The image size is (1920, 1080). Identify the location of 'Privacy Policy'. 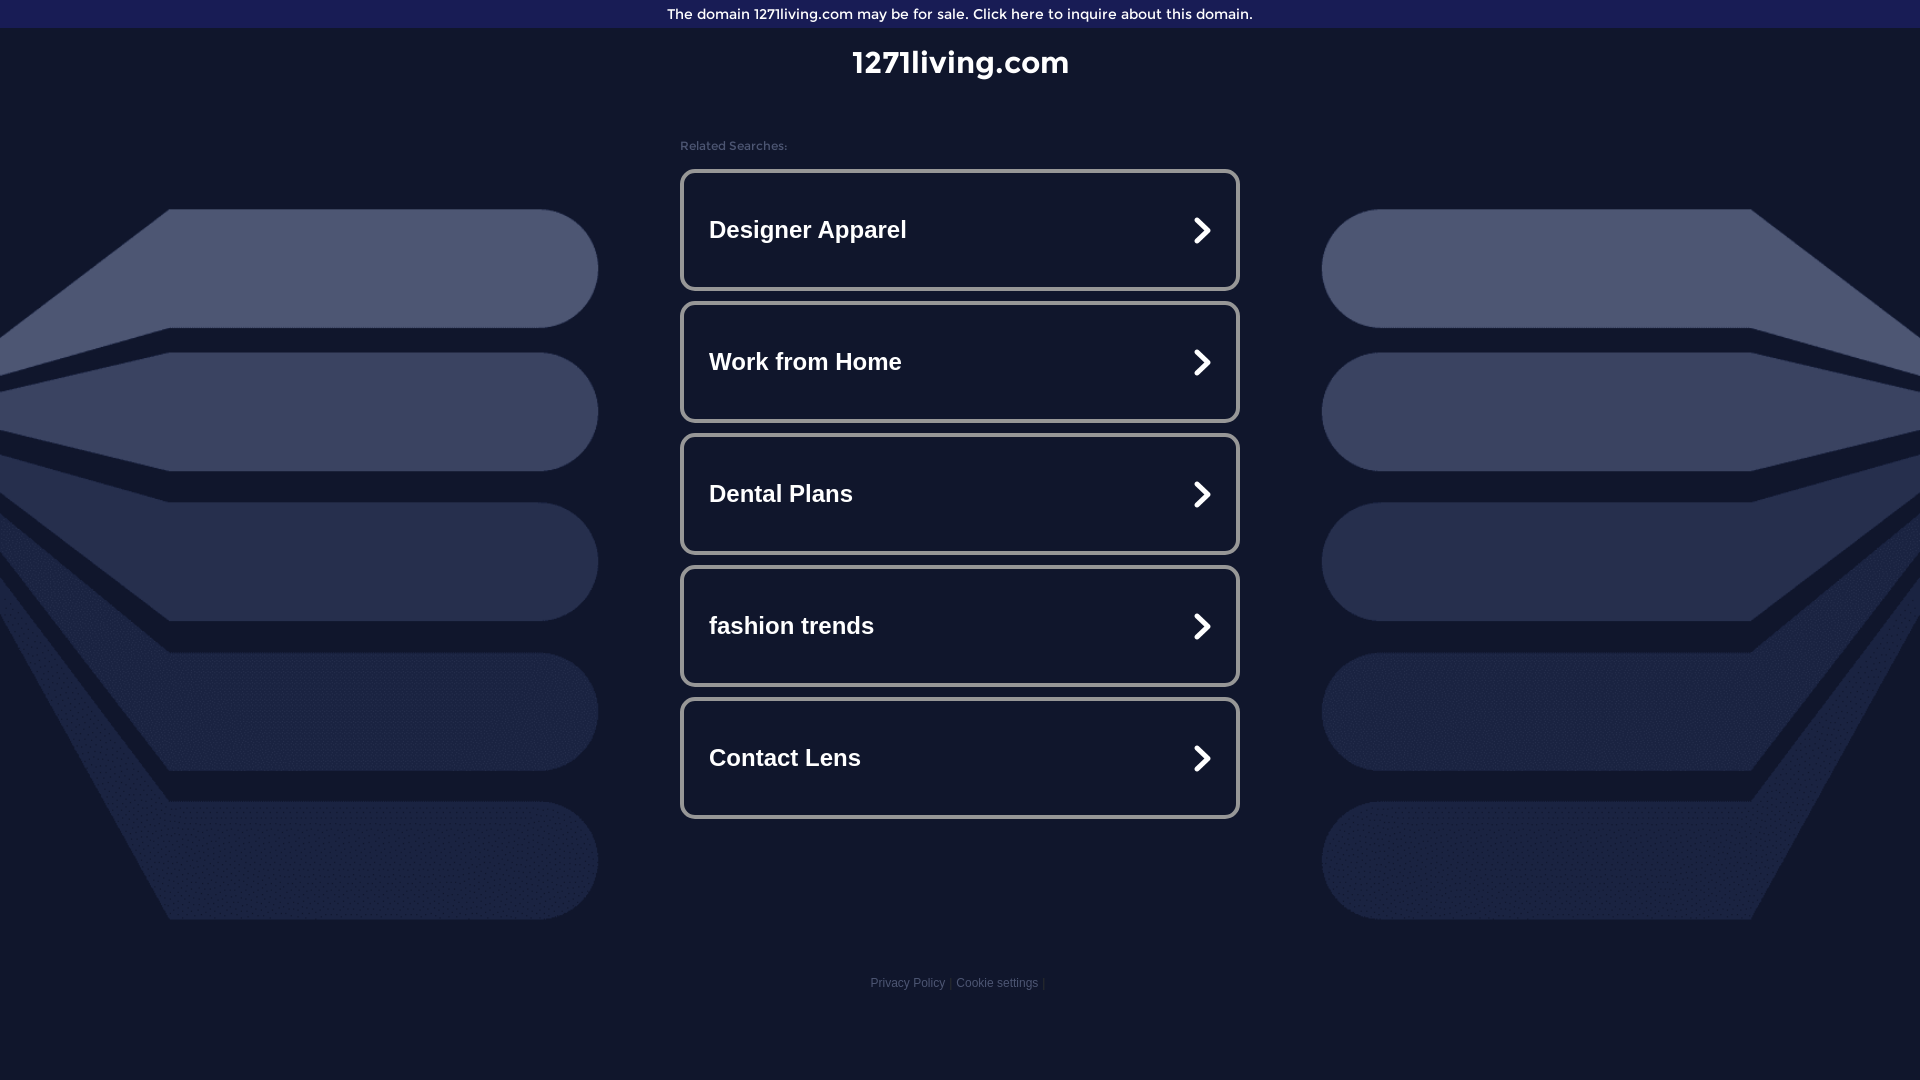
(906, 982).